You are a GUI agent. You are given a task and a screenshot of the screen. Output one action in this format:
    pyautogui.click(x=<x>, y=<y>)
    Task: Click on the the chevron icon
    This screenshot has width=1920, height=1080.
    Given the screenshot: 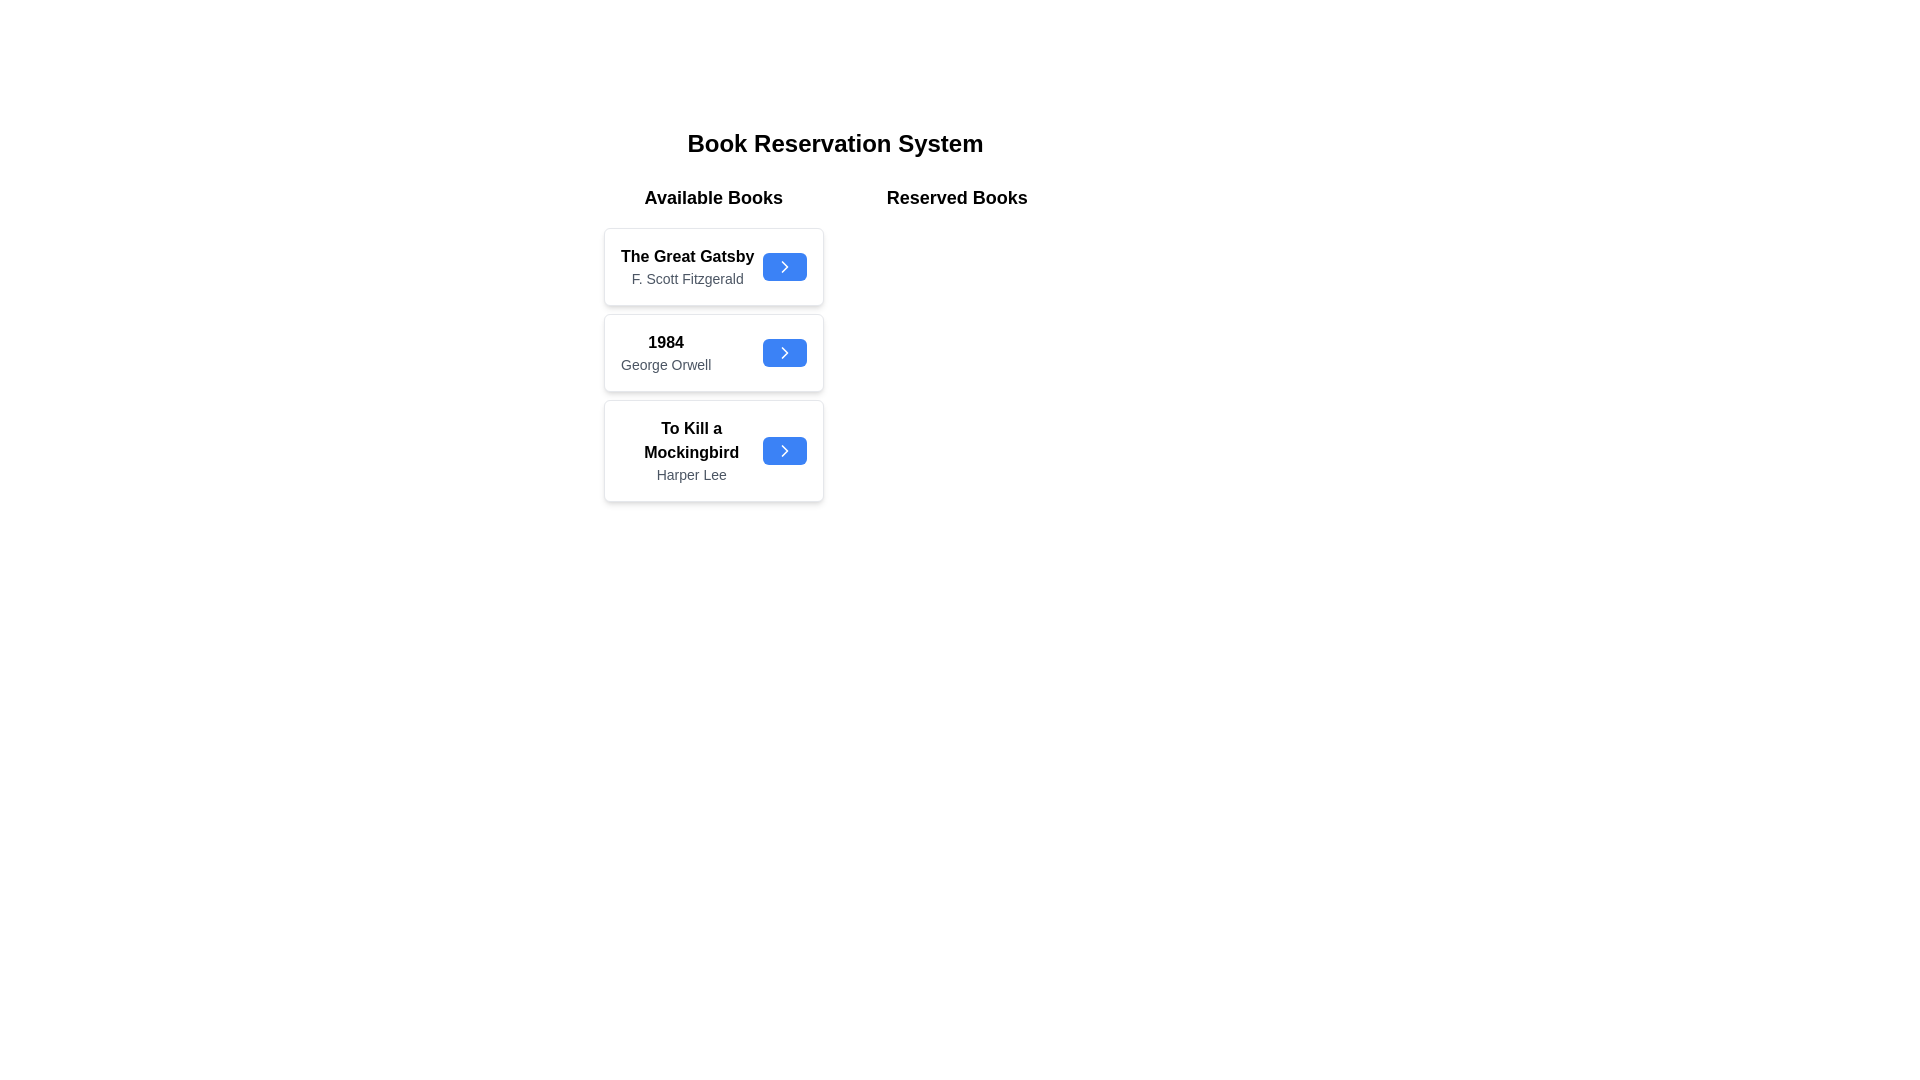 What is the action you would take?
    pyautogui.click(x=783, y=265)
    